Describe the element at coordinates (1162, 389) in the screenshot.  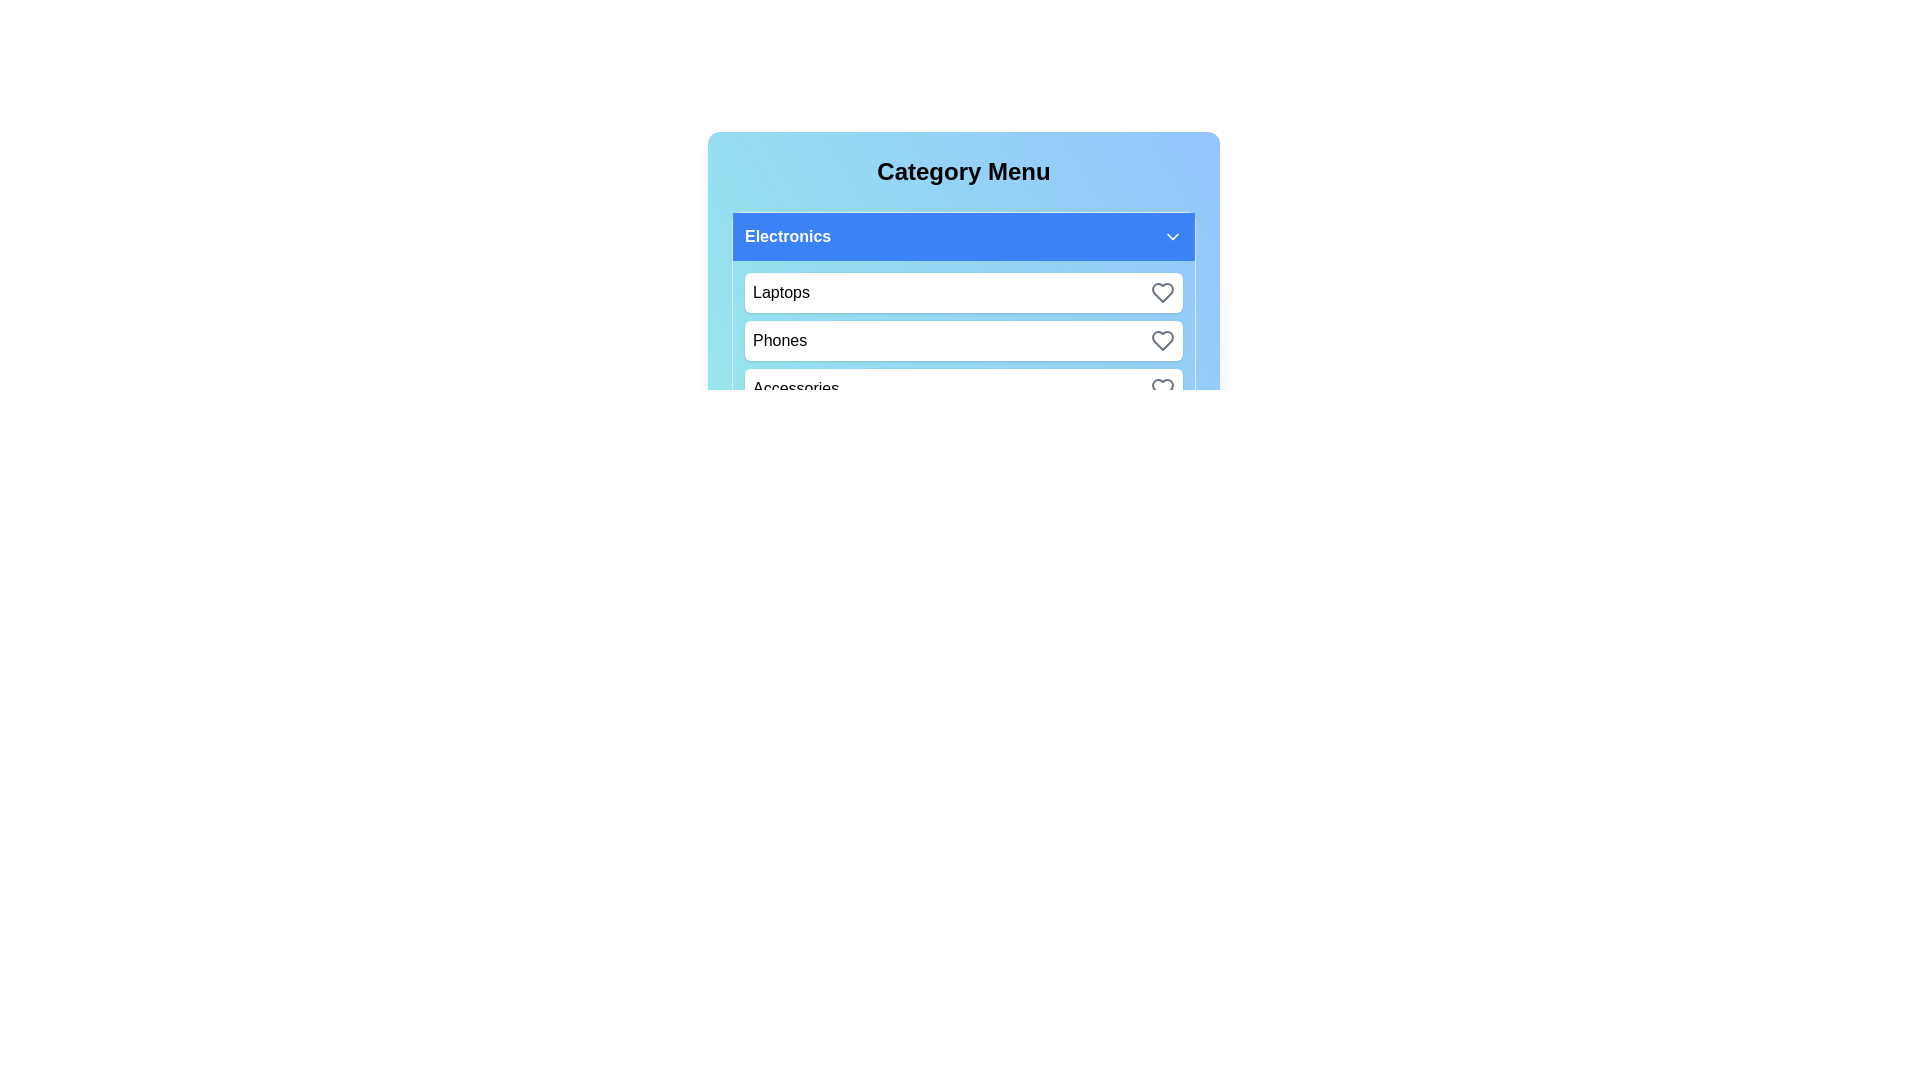
I see `the heart-shaped icon button, which is gray and located to the right of the word 'Accessories'` at that location.